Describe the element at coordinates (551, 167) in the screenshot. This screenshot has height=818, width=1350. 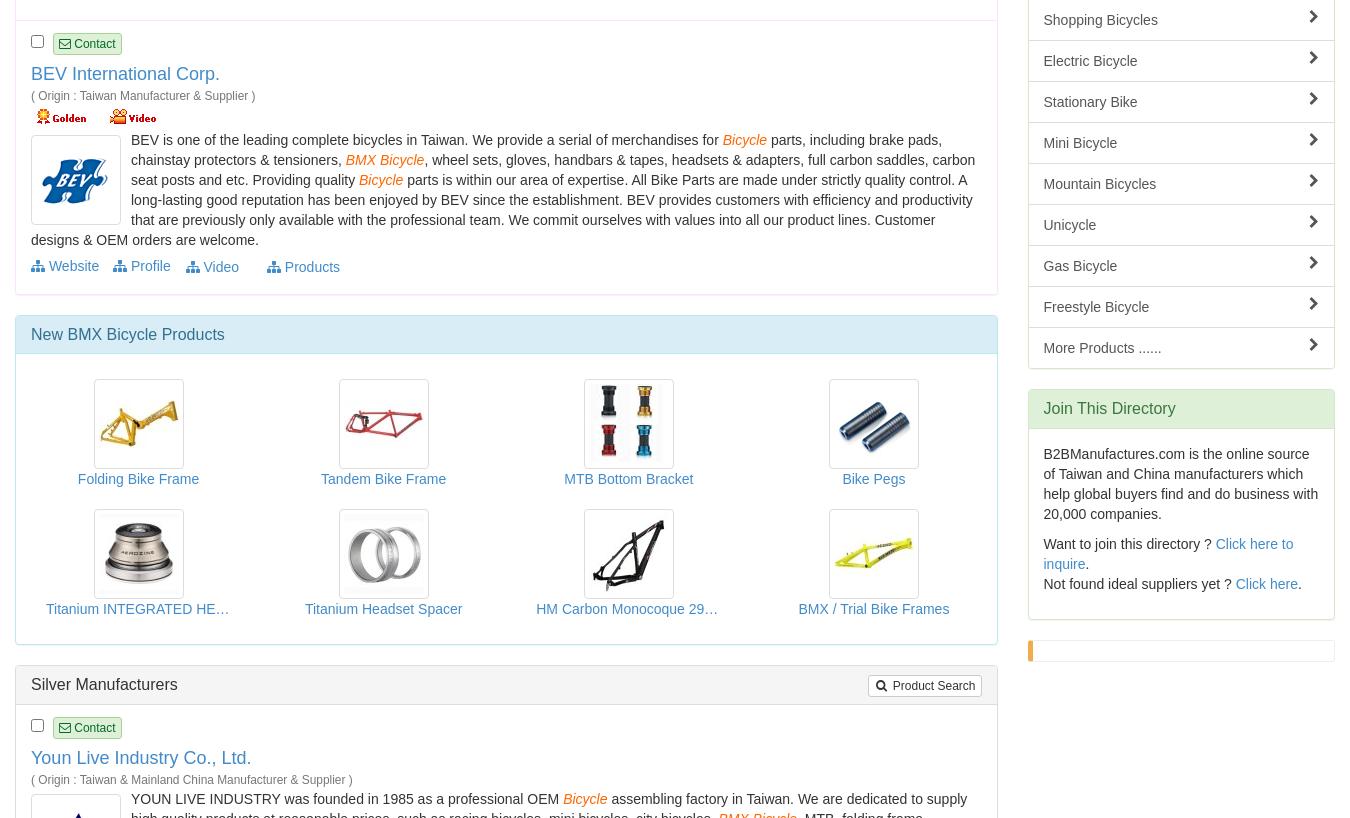
I see `', wheel sets, gloves, handbars & tapes, headsets & adapters, full carbon saddles, carbon seat posts and etc. Providing quality'` at that location.